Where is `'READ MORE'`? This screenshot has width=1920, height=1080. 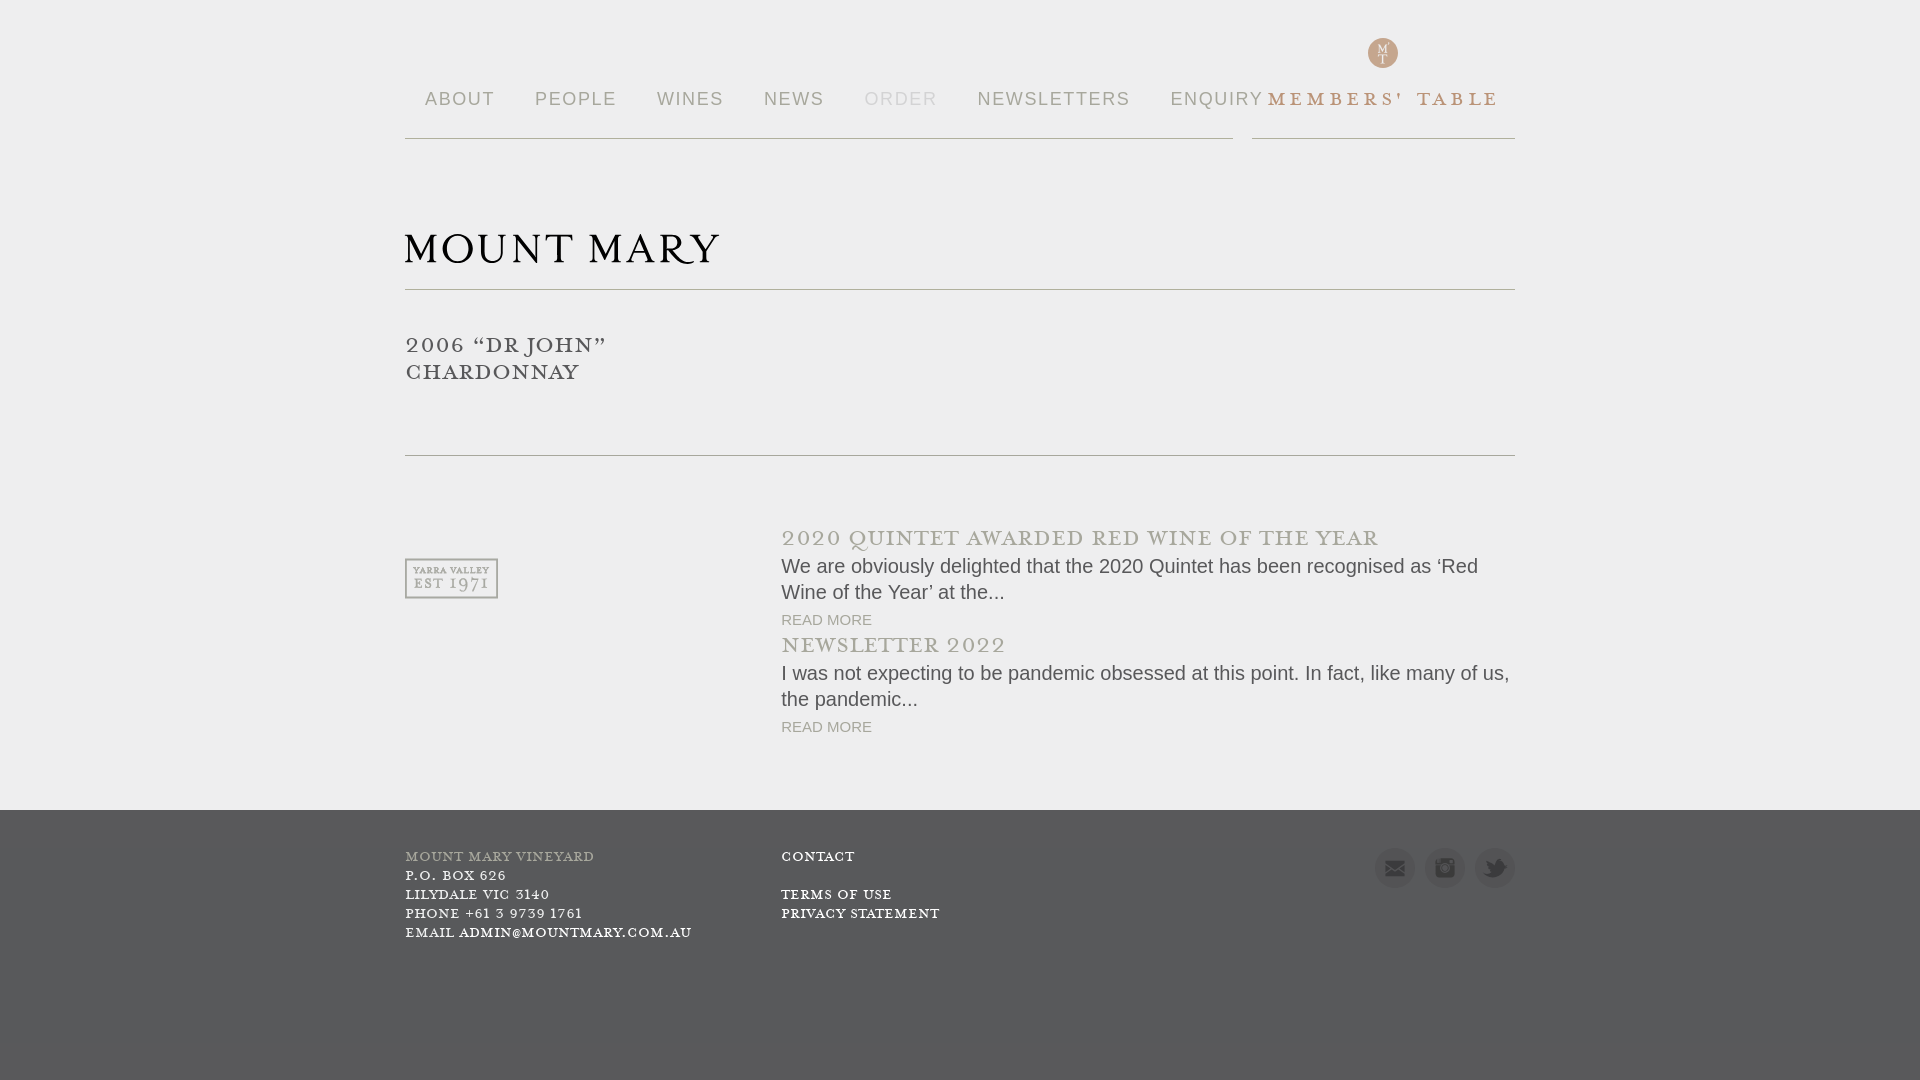 'READ MORE' is located at coordinates (826, 618).